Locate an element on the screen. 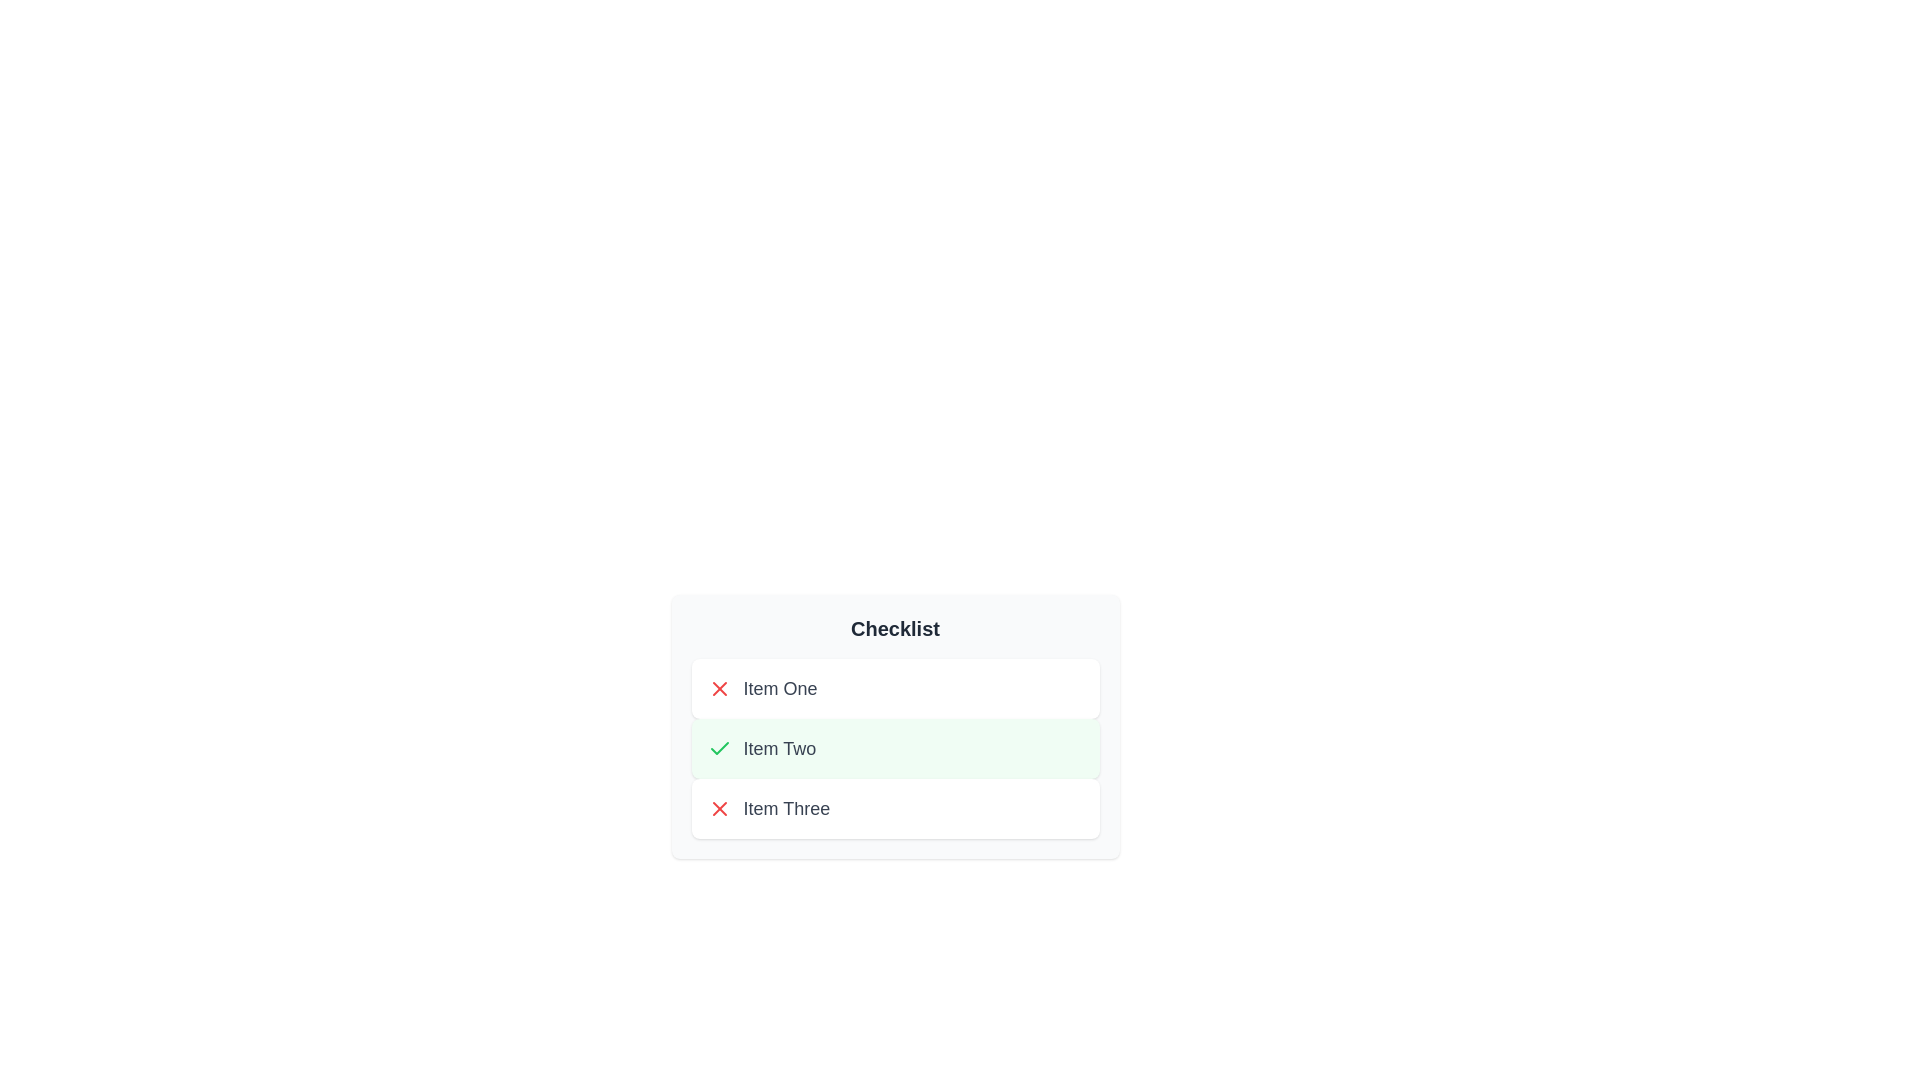 Image resolution: width=1920 pixels, height=1080 pixels. the item Item One in the checklist is located at coordinates (894, 688).